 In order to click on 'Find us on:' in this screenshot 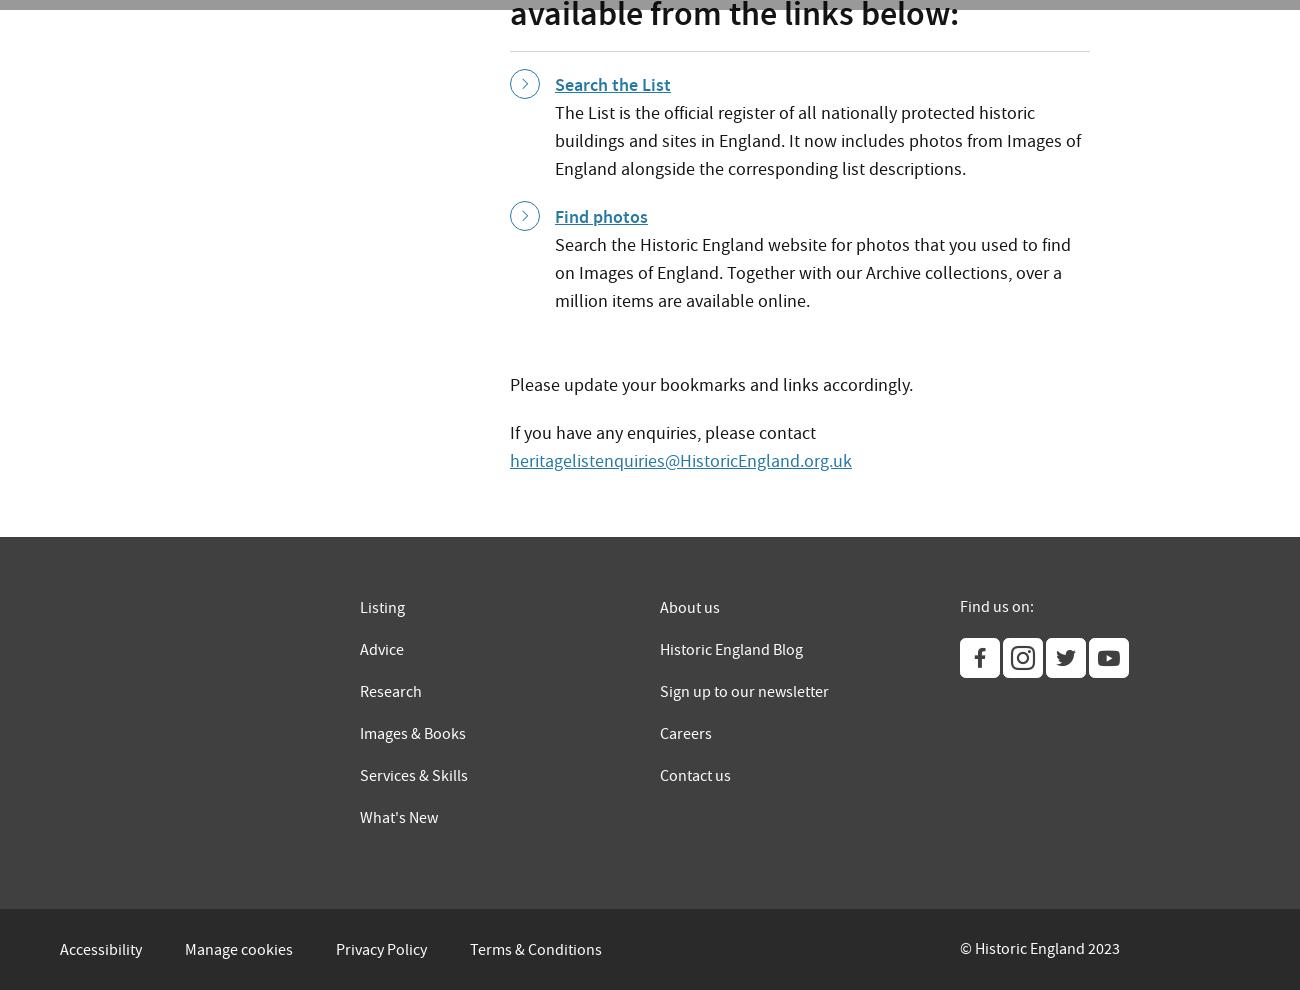, I will do `click(995, 604)`.